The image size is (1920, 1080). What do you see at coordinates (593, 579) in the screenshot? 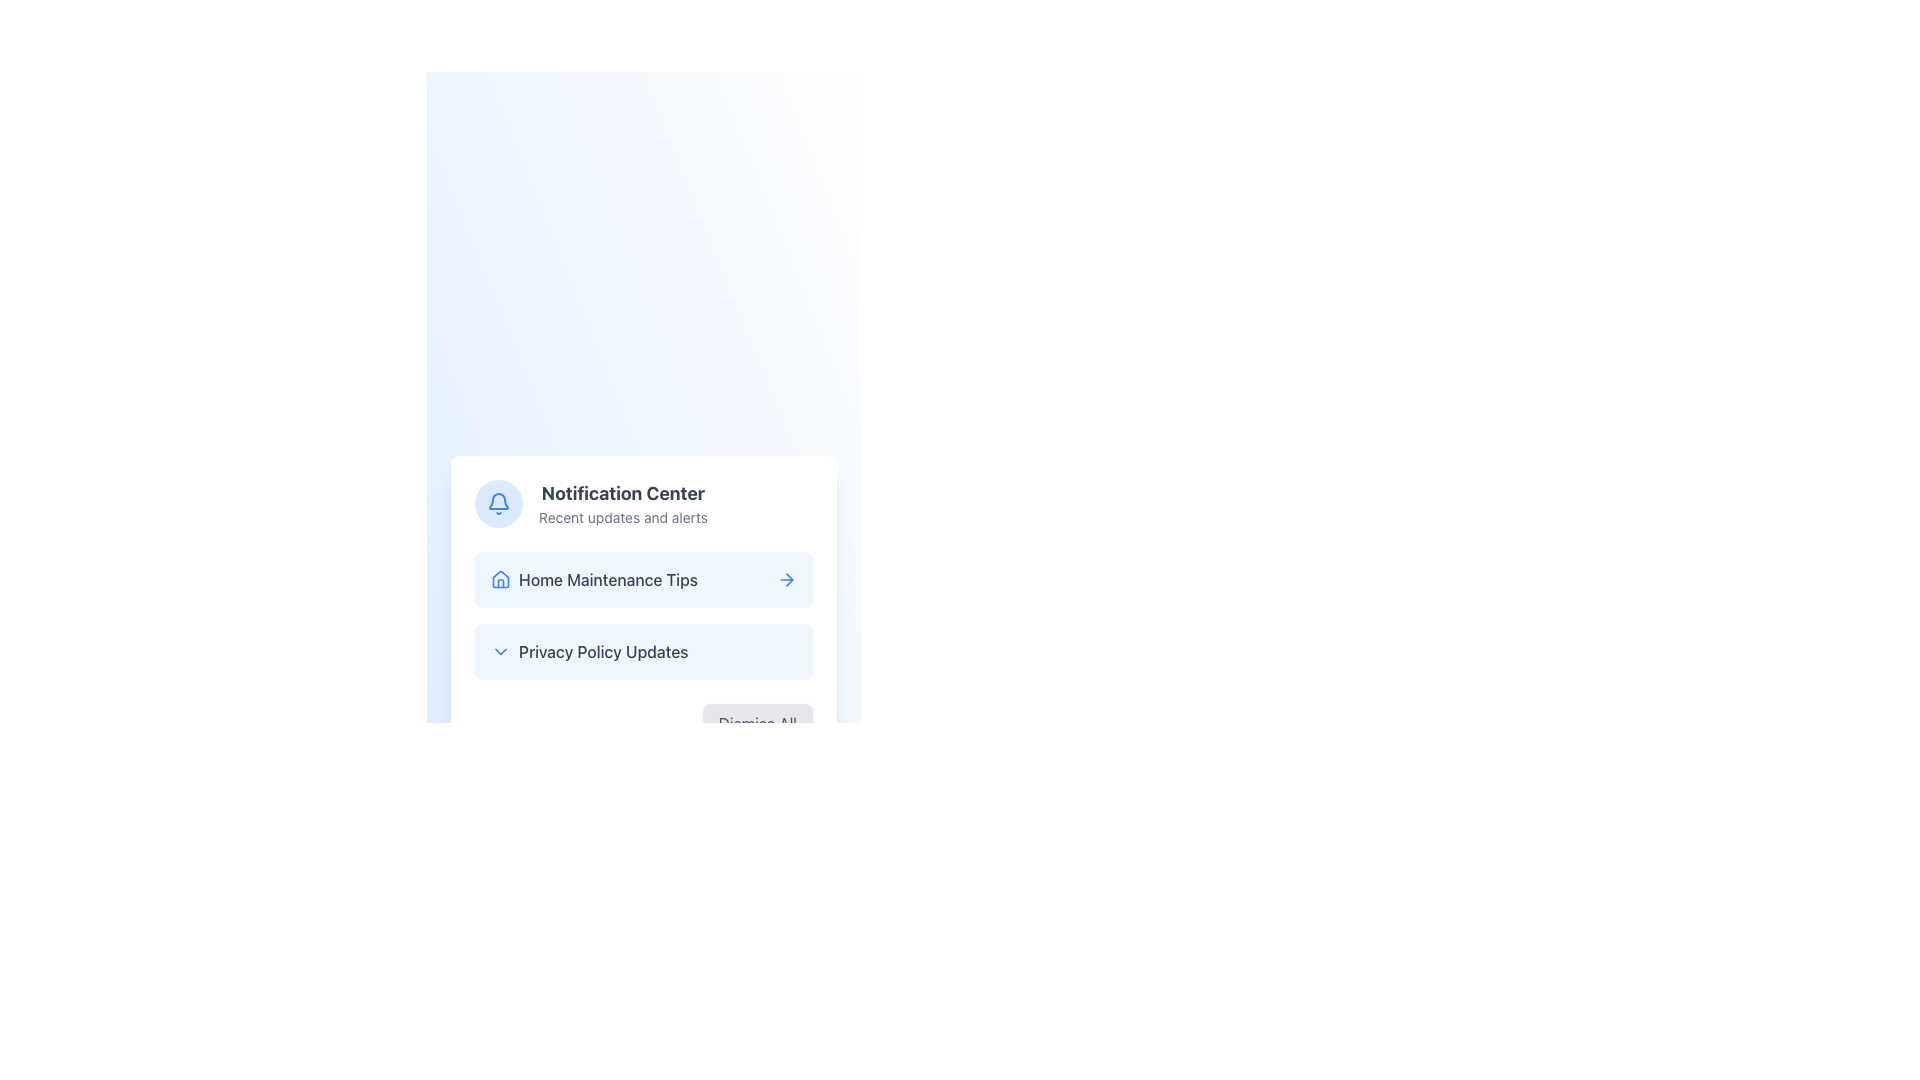
I see `the 'Home Maintenance Tips' clickable list item with a blue house icon located in the Notification Center` at bounding box center [593, 579].